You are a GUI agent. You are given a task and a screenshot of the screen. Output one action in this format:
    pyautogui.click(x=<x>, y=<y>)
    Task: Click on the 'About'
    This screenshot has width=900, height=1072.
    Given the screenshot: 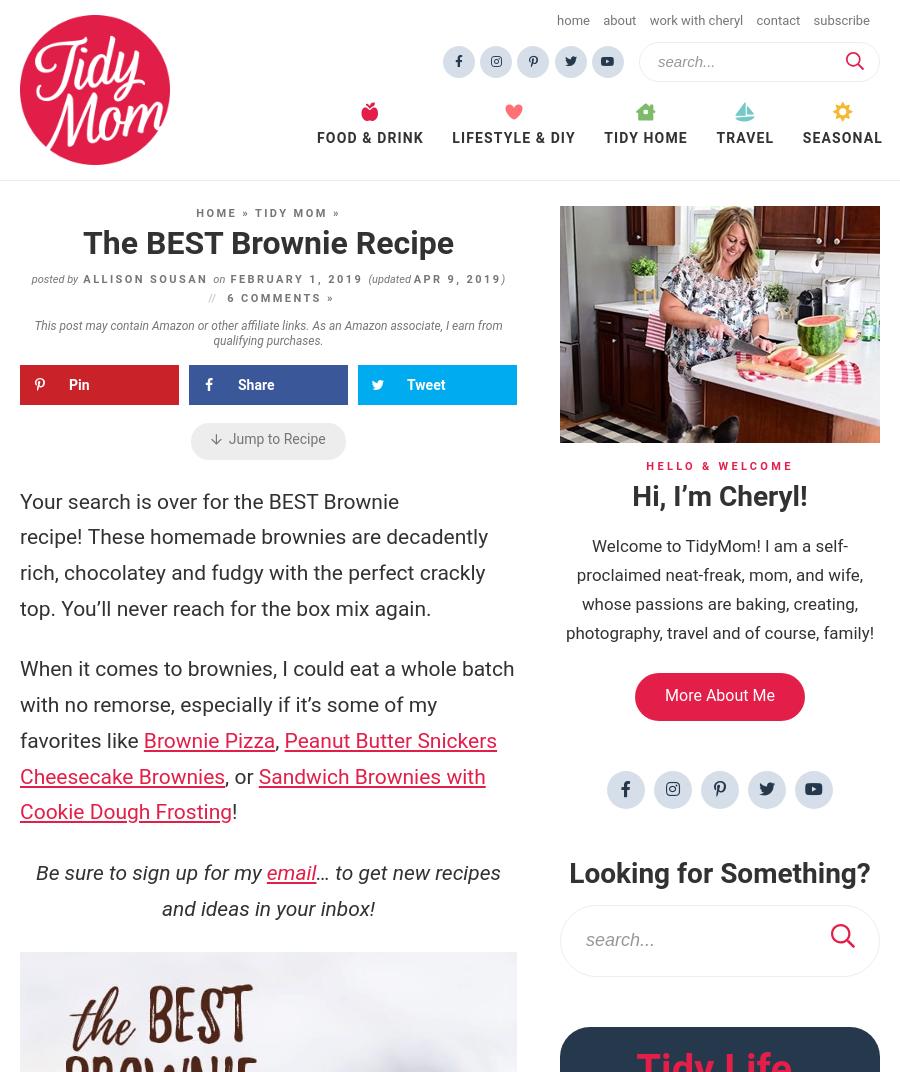 What is the action you would take?
    pyautogui.click(x=619, y=19)
    